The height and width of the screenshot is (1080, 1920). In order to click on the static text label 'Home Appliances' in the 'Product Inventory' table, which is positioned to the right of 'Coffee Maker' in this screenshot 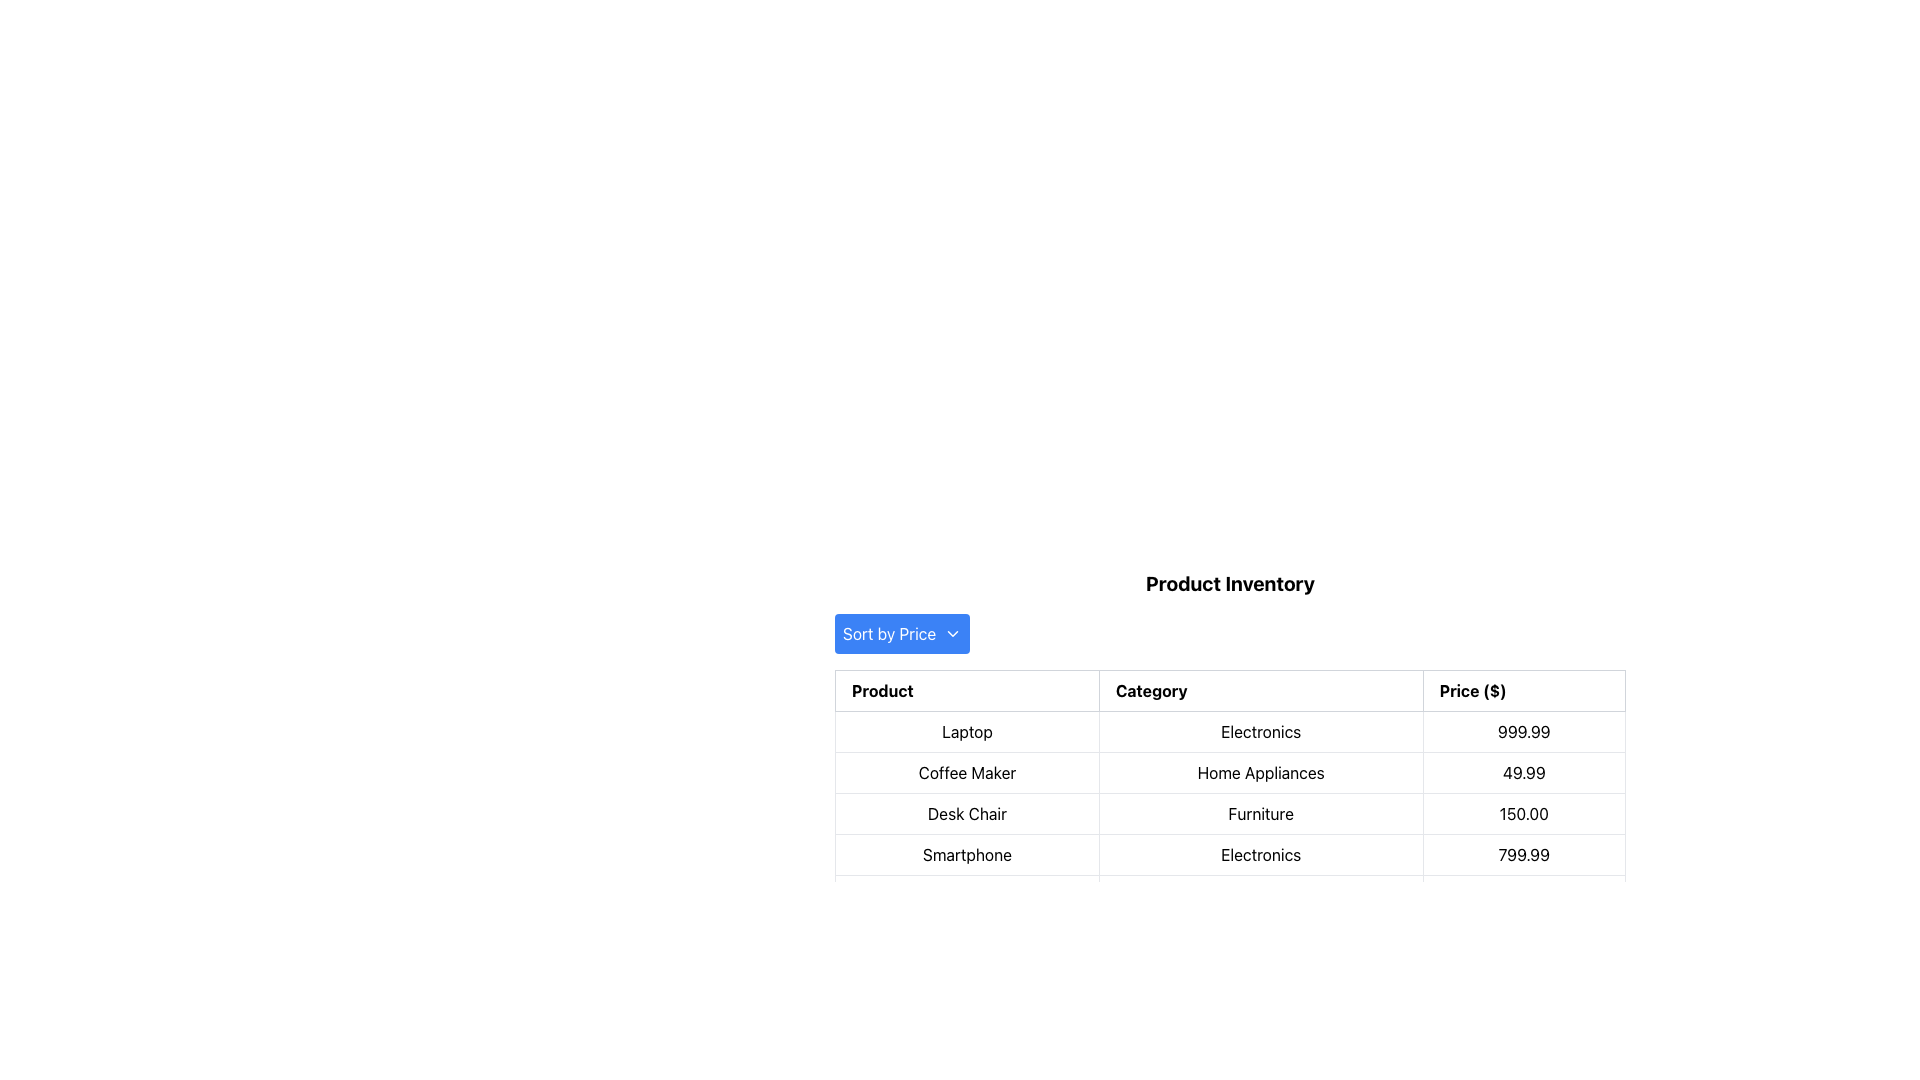, I will do `click(1260, 771)`.